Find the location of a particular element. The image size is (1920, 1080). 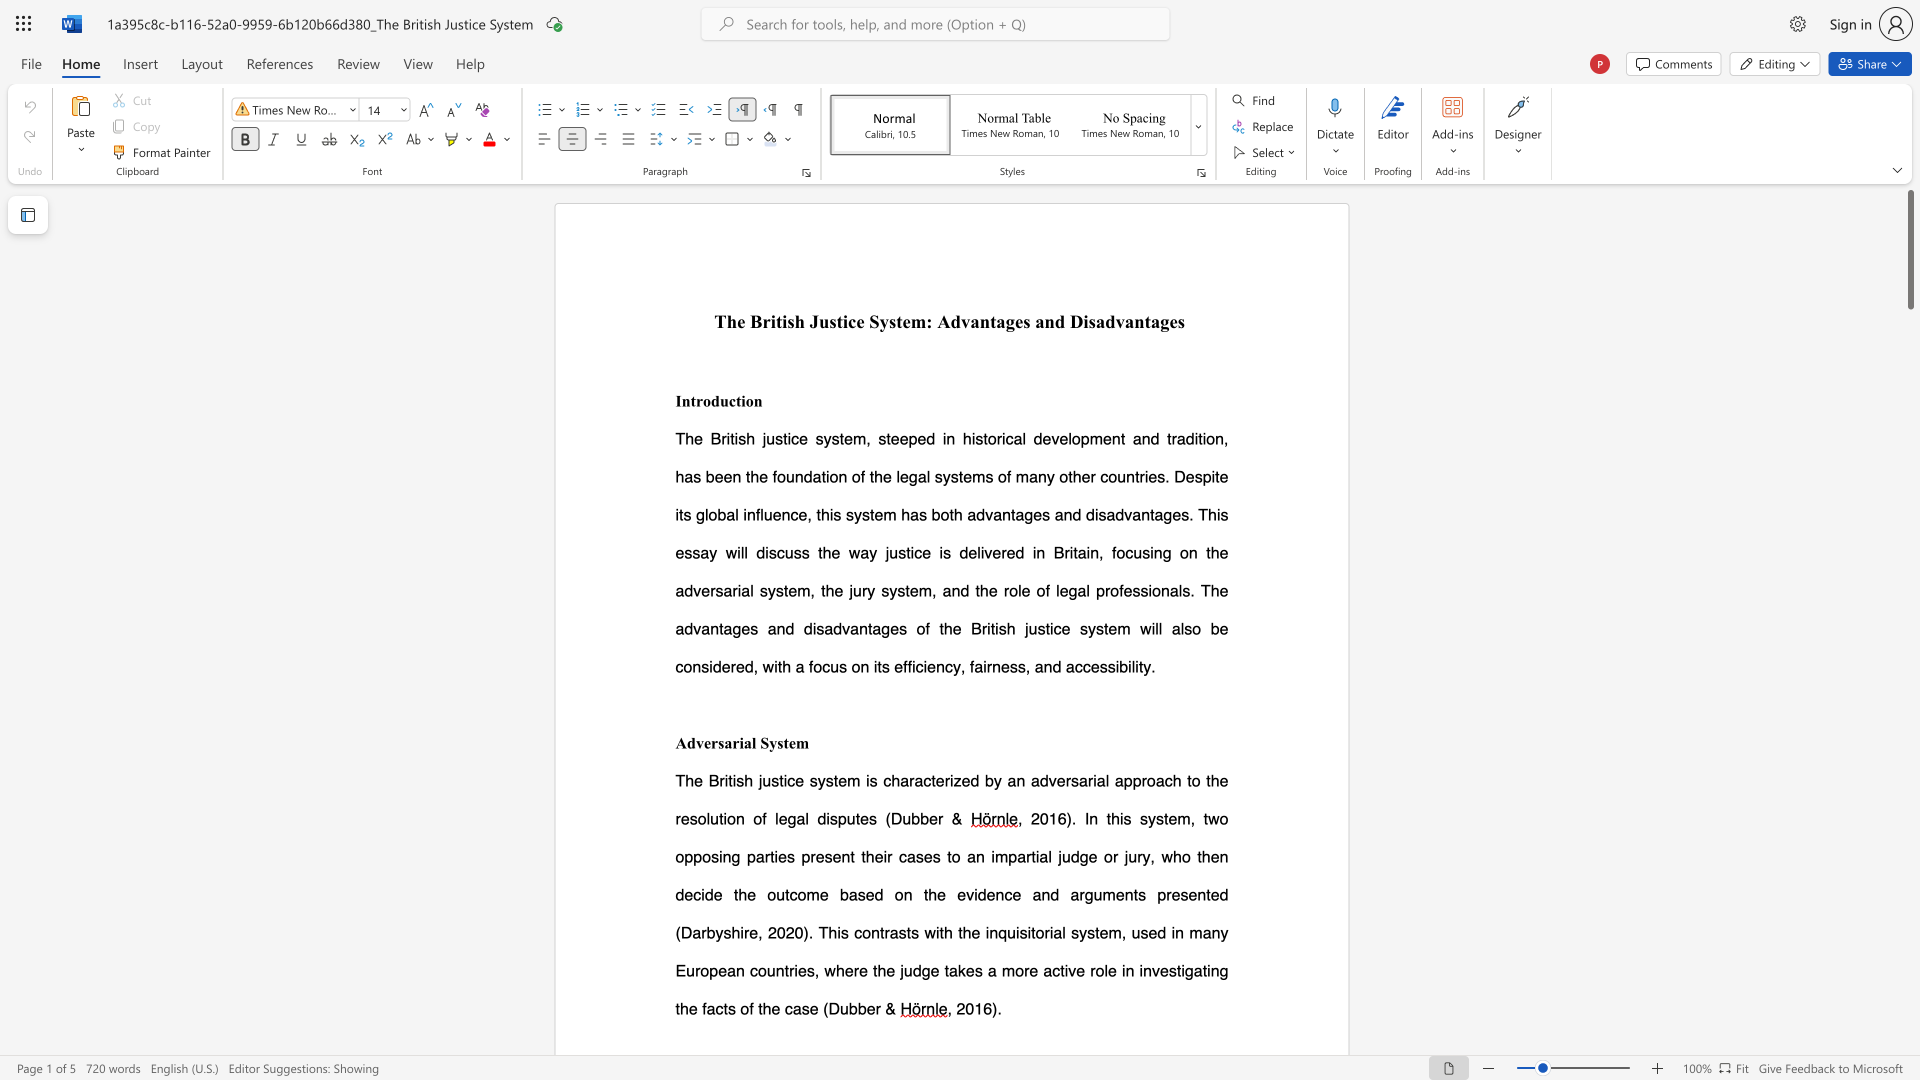

the subset text "tice System: Advantages and Dis" within the text "The British Justice System: Advantages and Disadvantages" is located at coordinates (836, 320).